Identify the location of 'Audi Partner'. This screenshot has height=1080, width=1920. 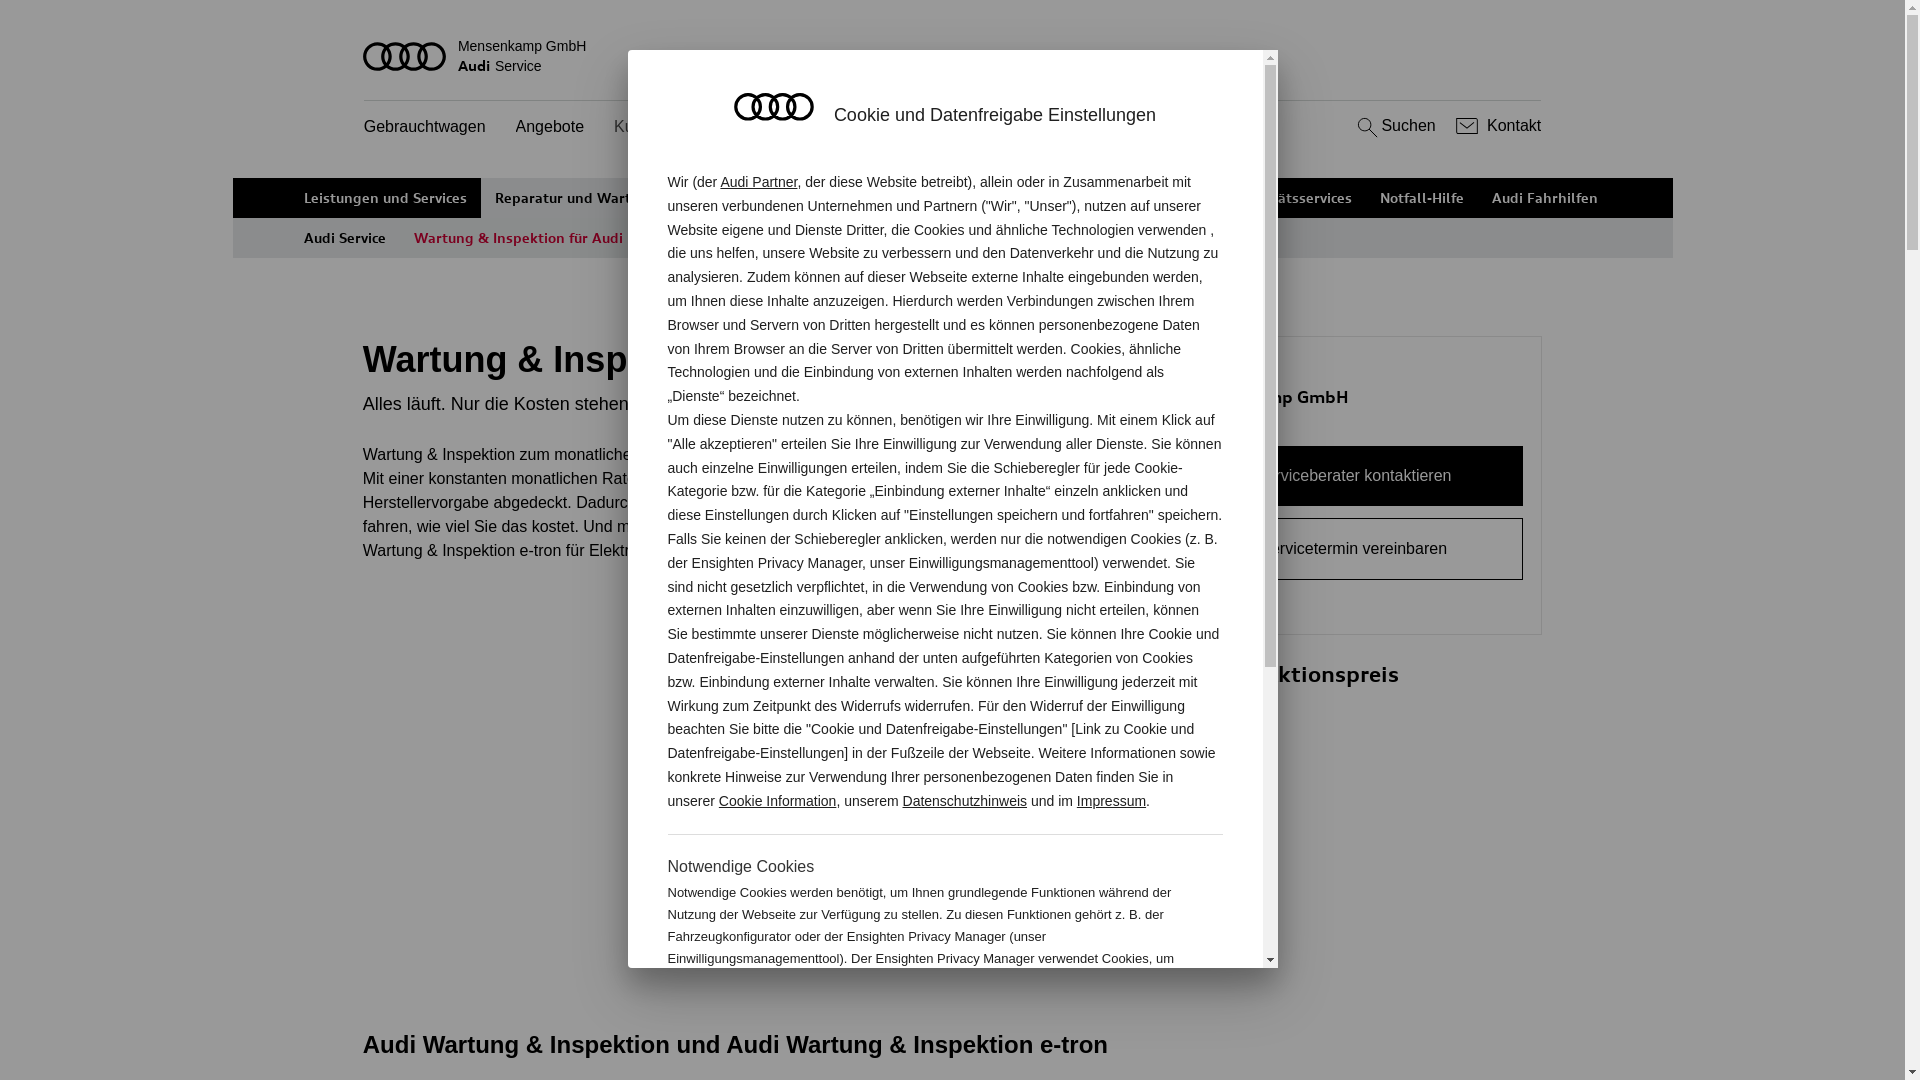
(720, 181).